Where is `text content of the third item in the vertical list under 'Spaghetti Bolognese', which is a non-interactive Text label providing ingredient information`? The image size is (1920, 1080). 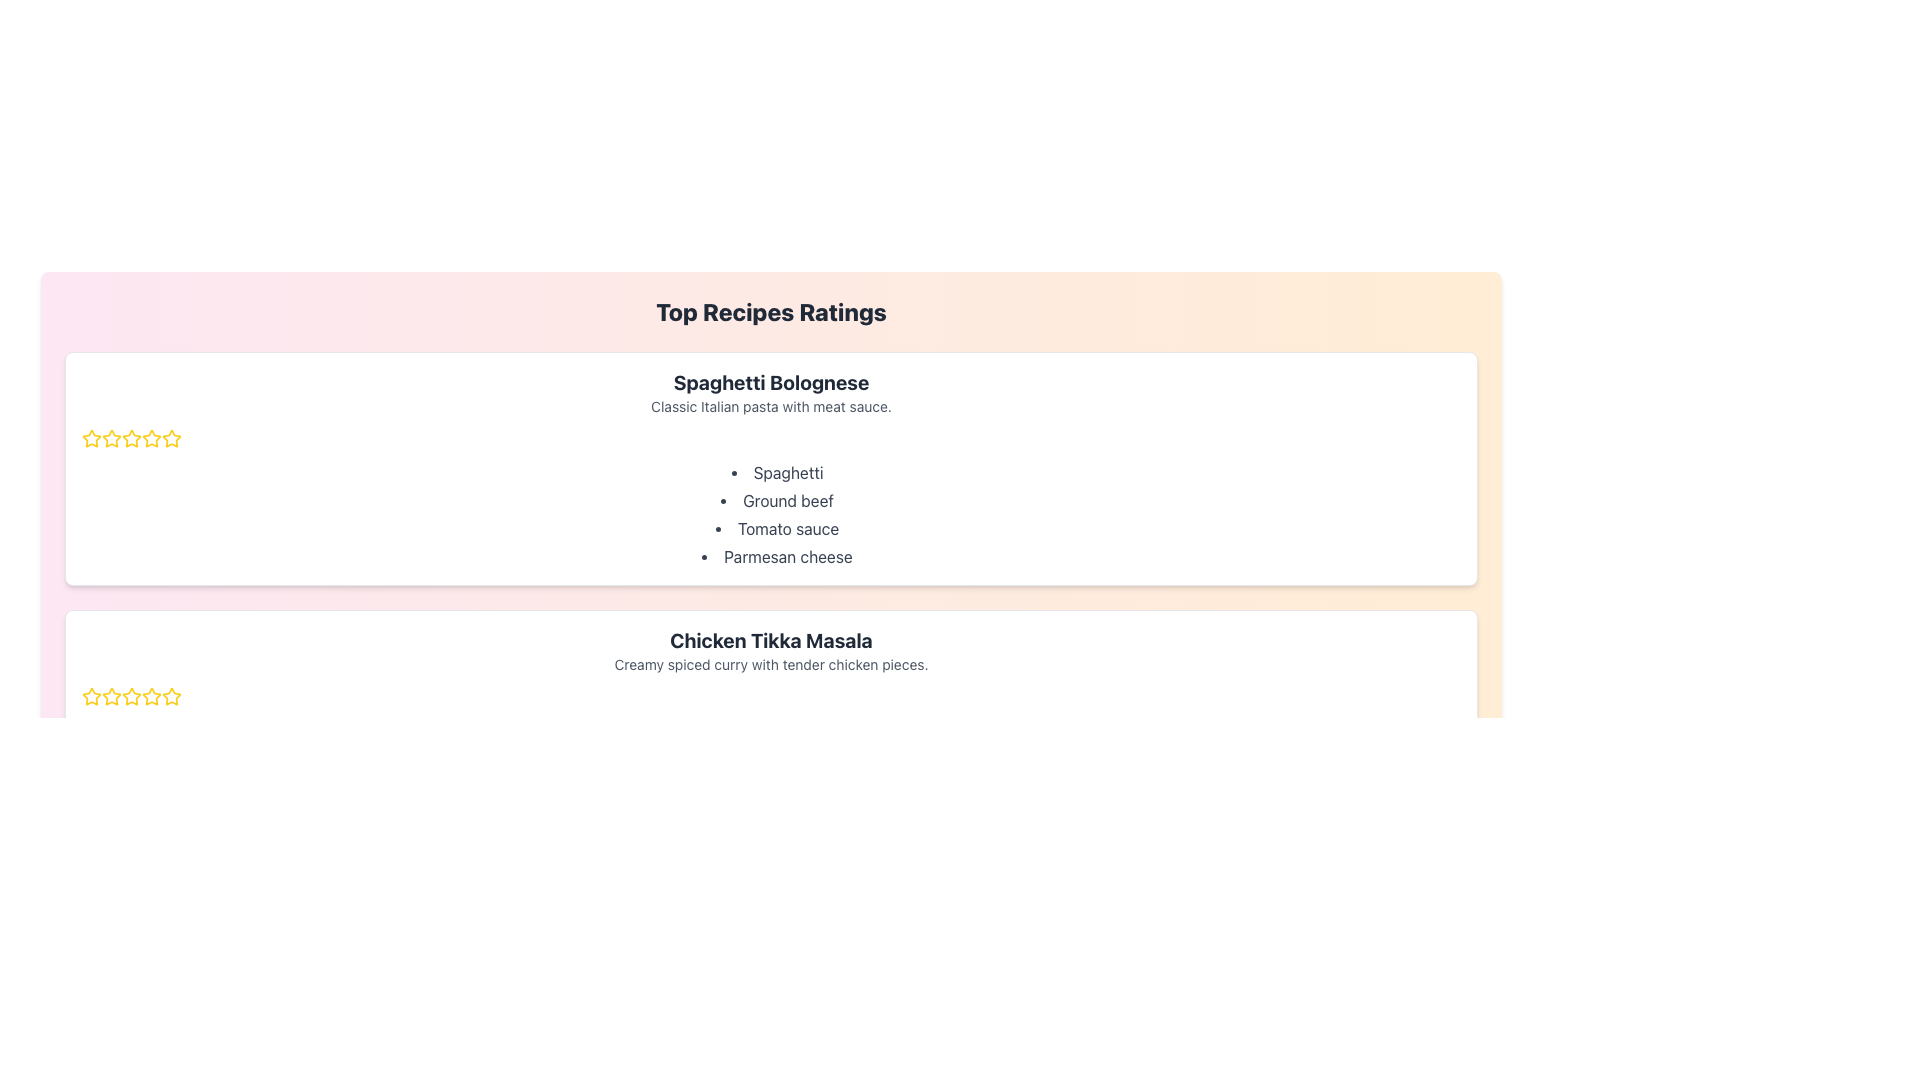
text content of the third item in the vertical list under 'Spaghetti Bolognese', which is a non-interactive Text label providing ingredient information is located at coordinates (776, 527).